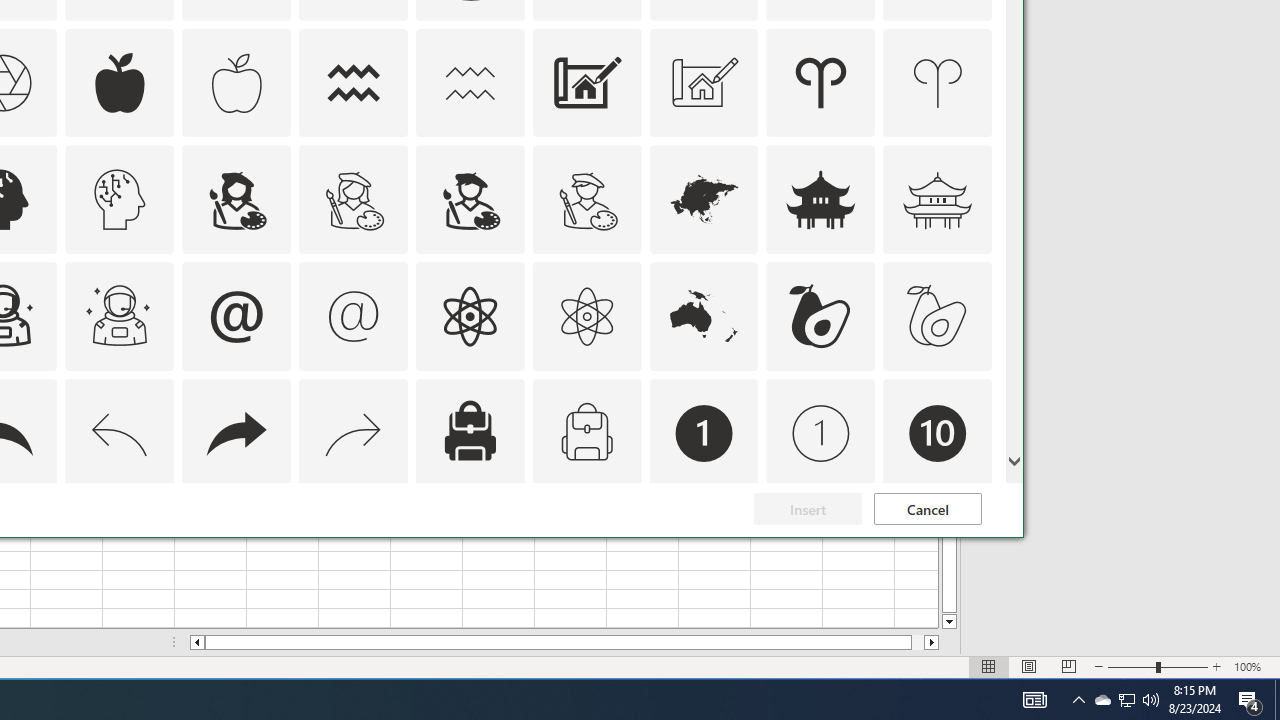 The width and height of the screenshot is (1280, 720). What do you see at coordinates (119, 81) in the screenshot?
I see `'AutomationID: Icons_Apple'` at bounding box center [119, 81].